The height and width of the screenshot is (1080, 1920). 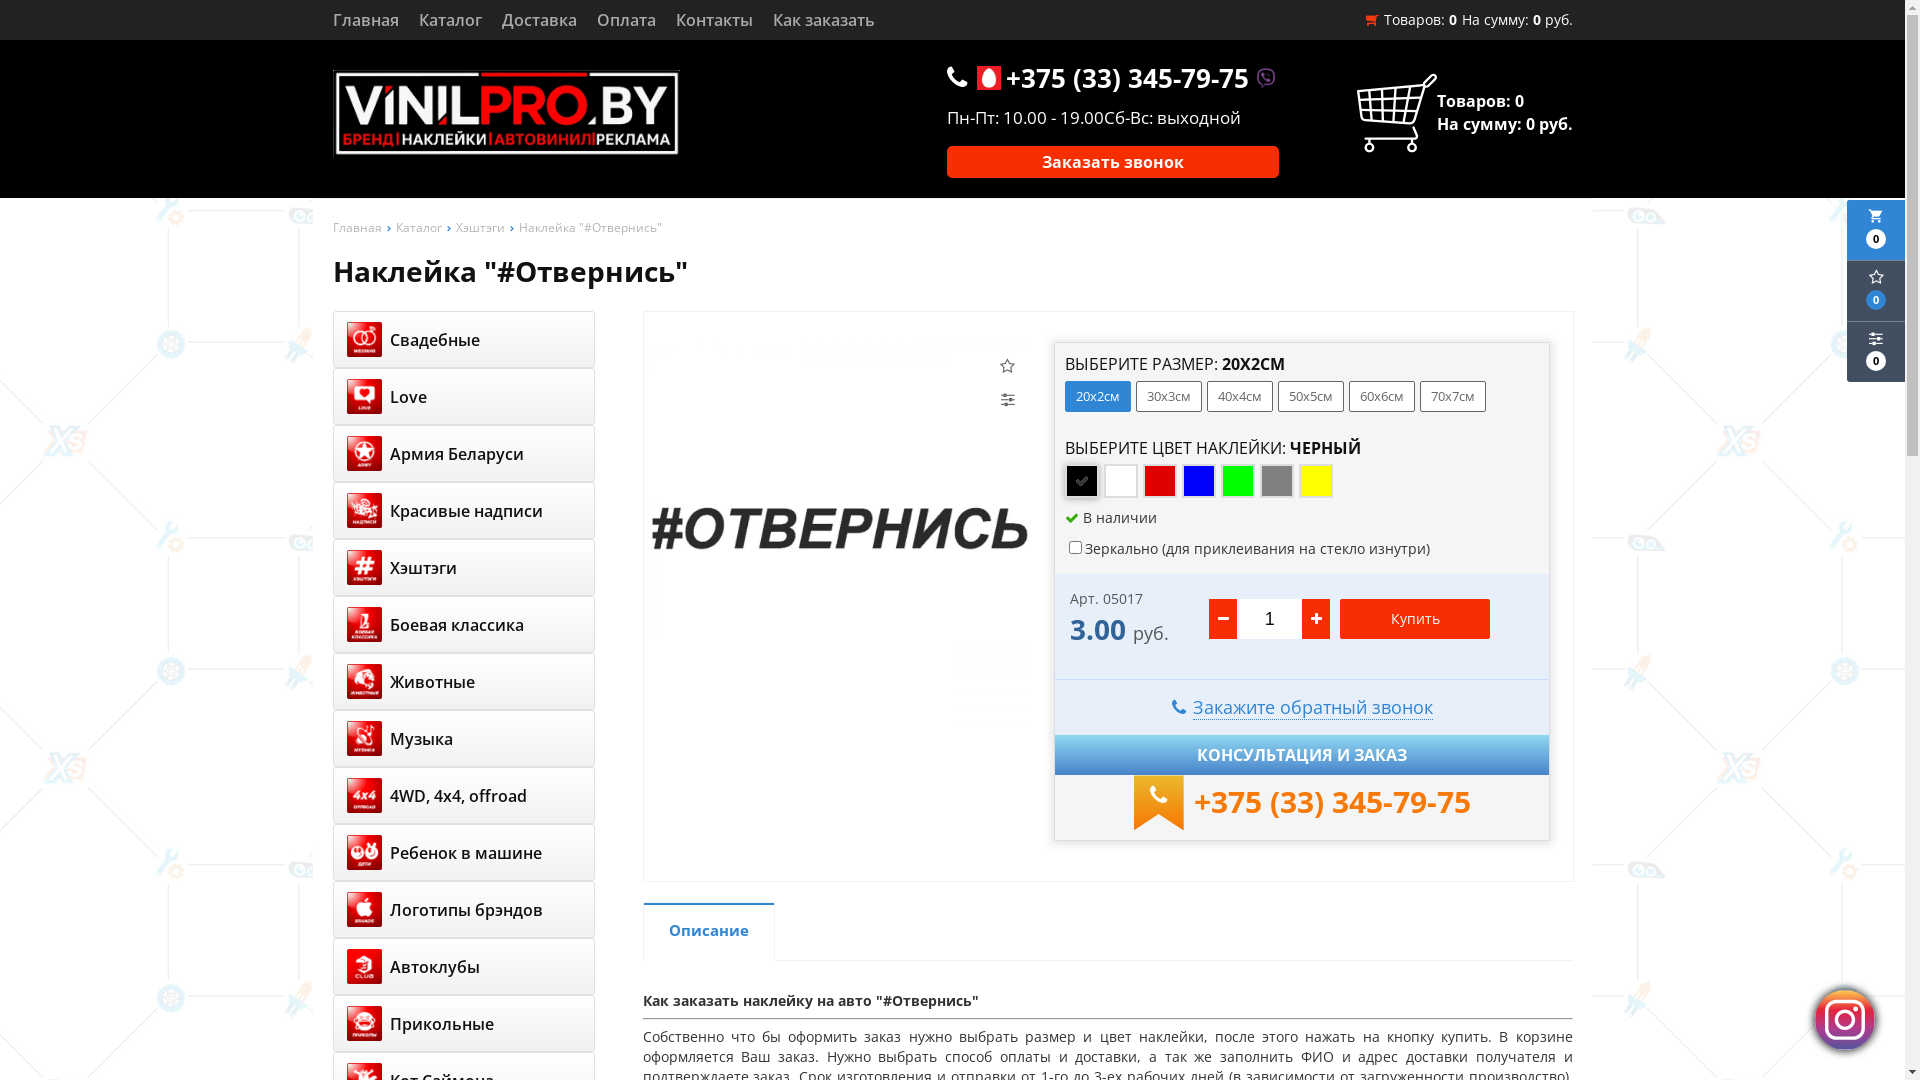 What do you see at coordinates (1846, 229) in the screenshot?
I see `'local_grocery_store` at bounding box center [1846, 229].